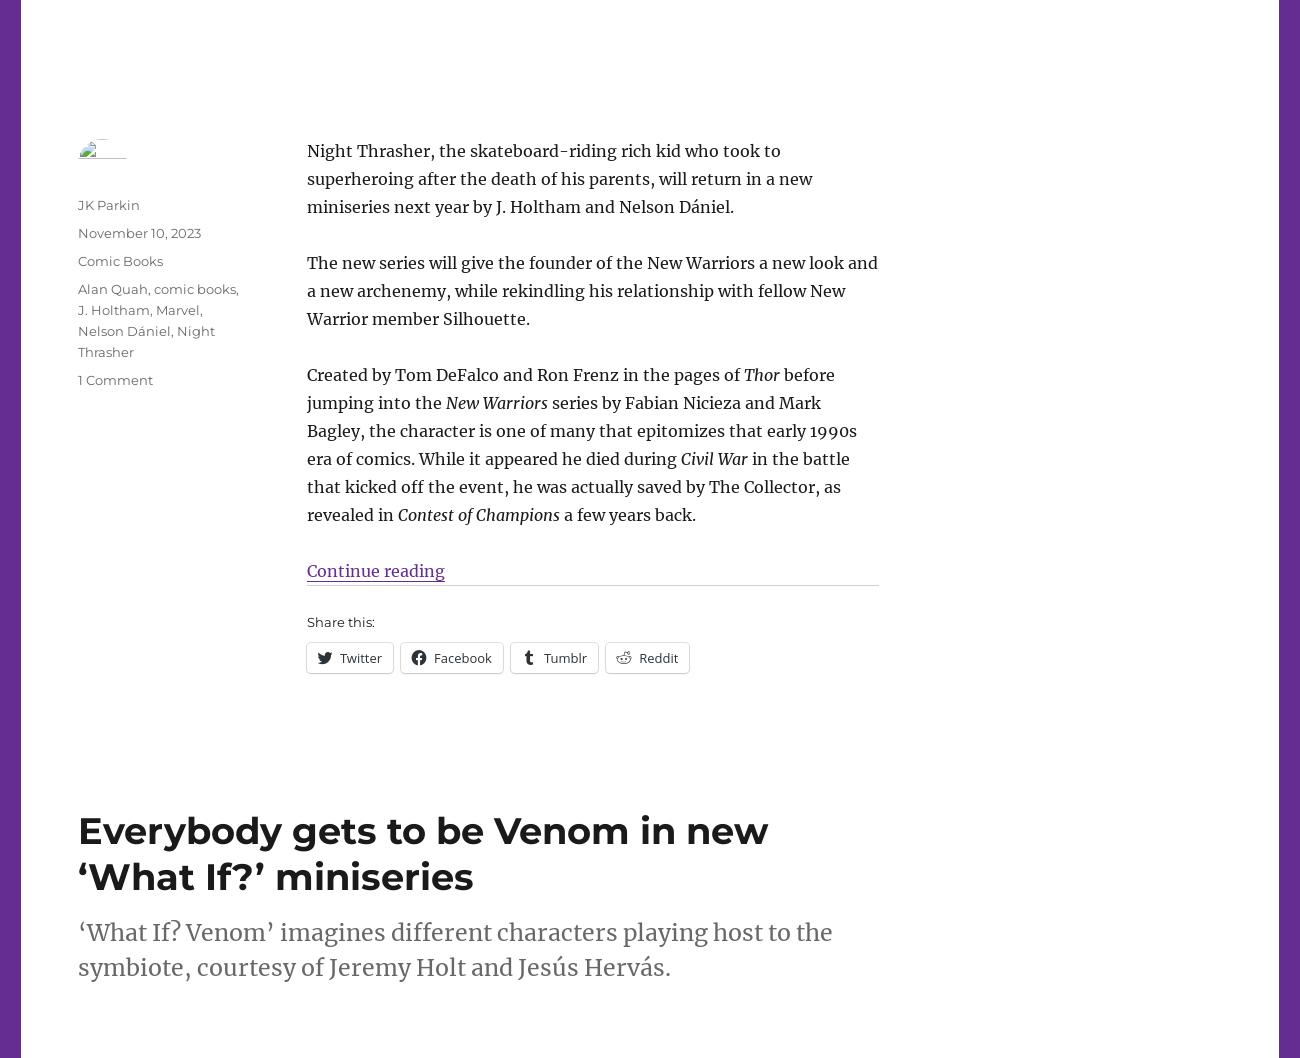 The width and height of the screenshot is (1300, 1058). I want to click on 'J. Holtham', so click(113, 308).